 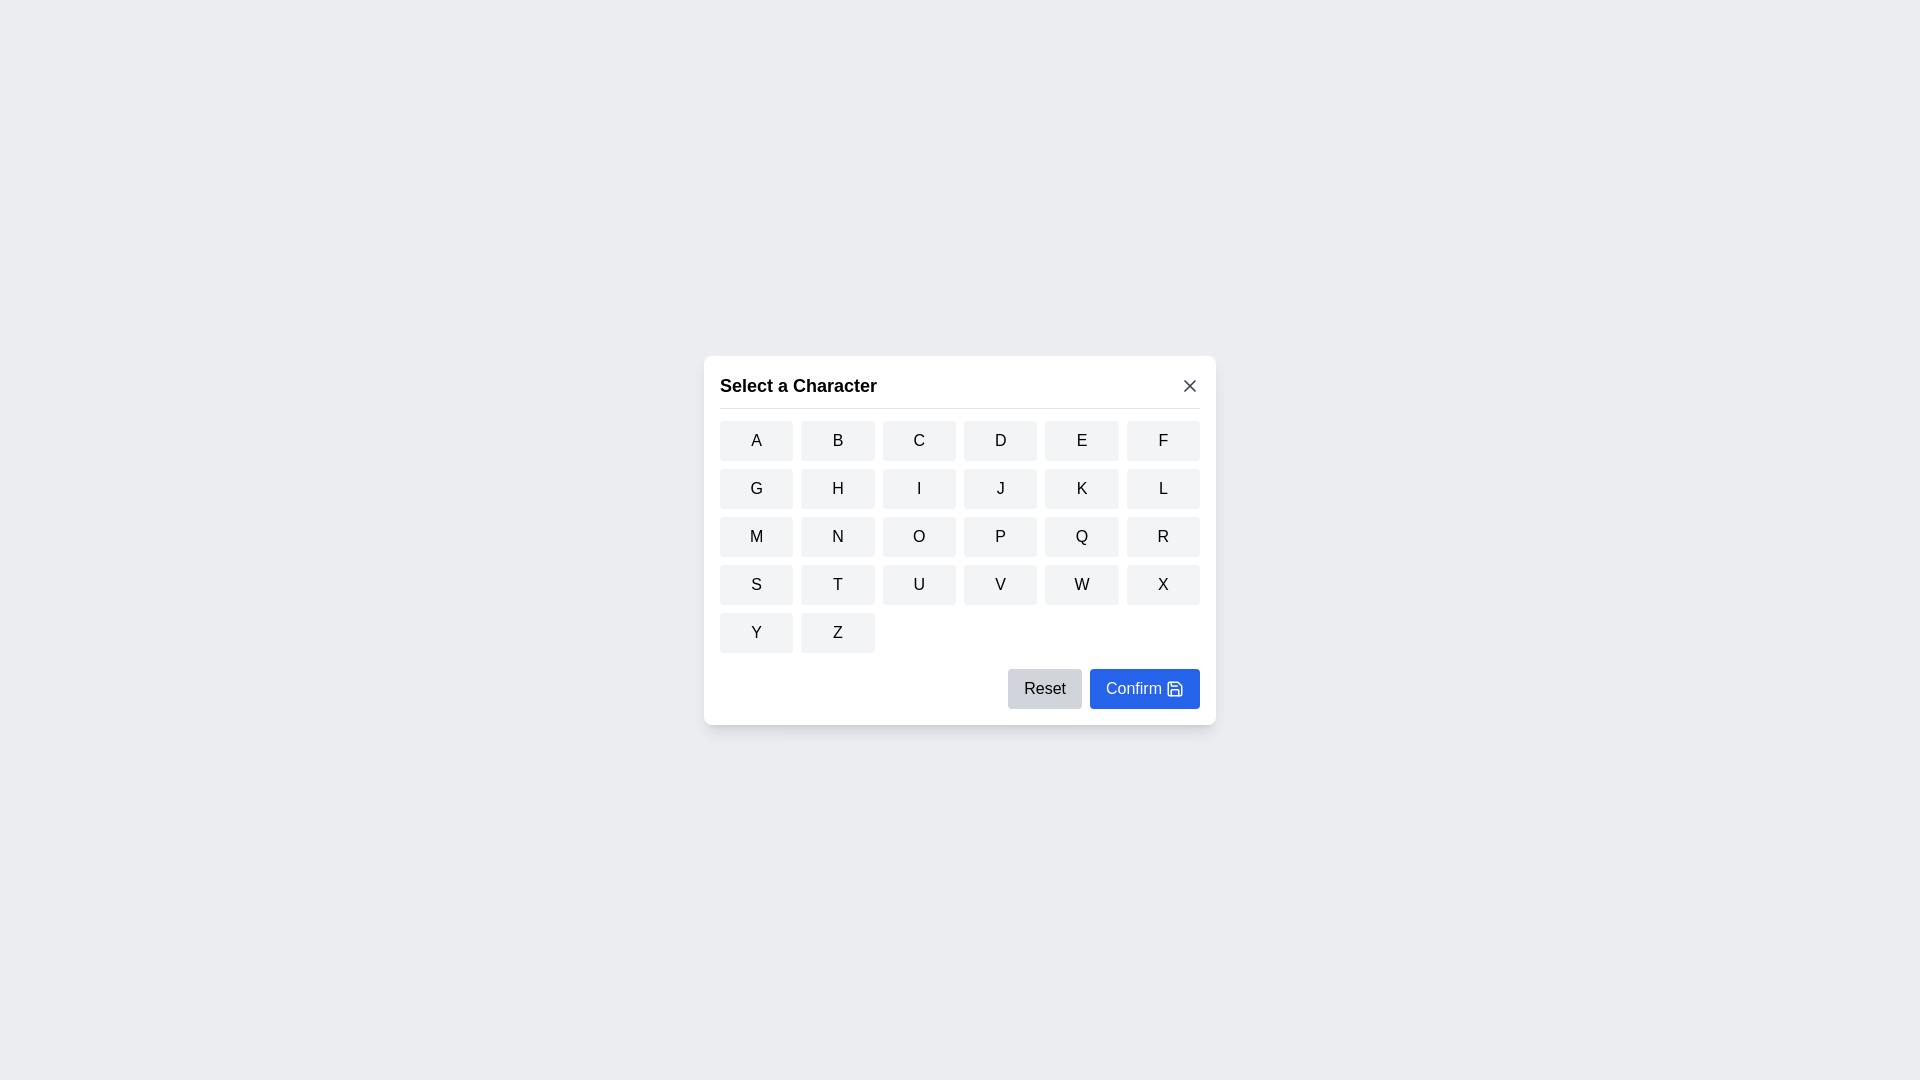 What do you see at coordinates (1044, 686) in the screenshot?
I see `'Reset' button to reset the selected character` at bounding box center [1044, 686].